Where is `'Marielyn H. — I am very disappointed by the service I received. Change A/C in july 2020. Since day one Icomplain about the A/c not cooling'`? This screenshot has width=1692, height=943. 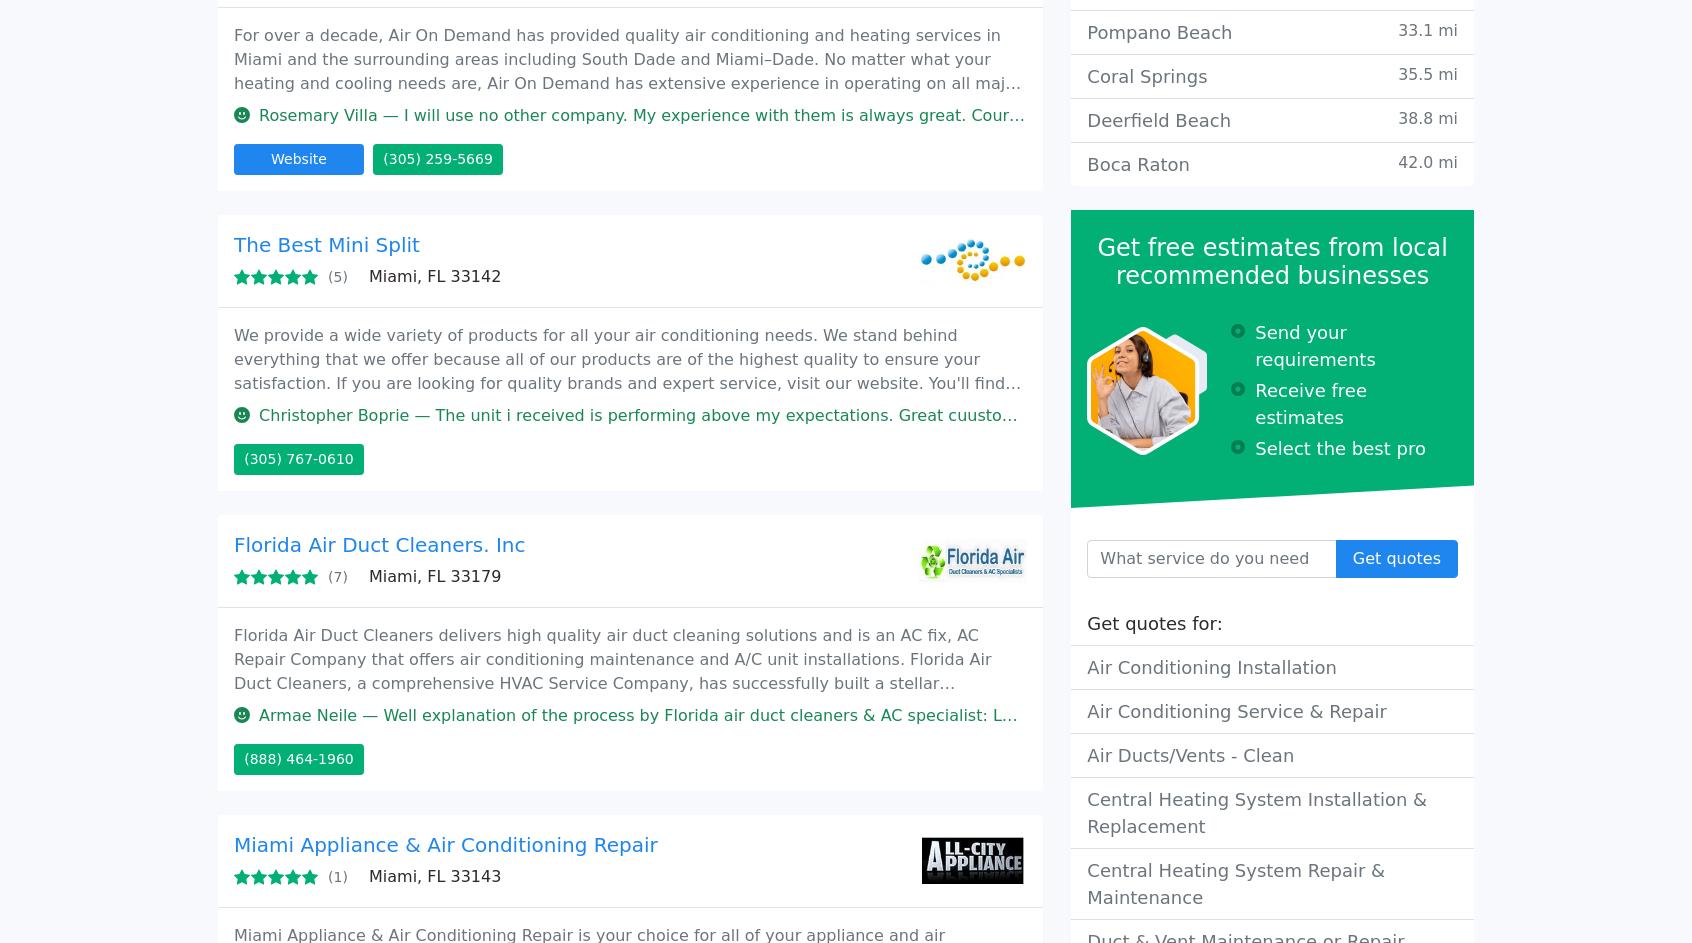 'Marielyn H. — I am very disappointed by the service I received. Change A/C in july 2020. Since day one Icomplain about the A/c not cooling' is located at coordinates (818, 505).